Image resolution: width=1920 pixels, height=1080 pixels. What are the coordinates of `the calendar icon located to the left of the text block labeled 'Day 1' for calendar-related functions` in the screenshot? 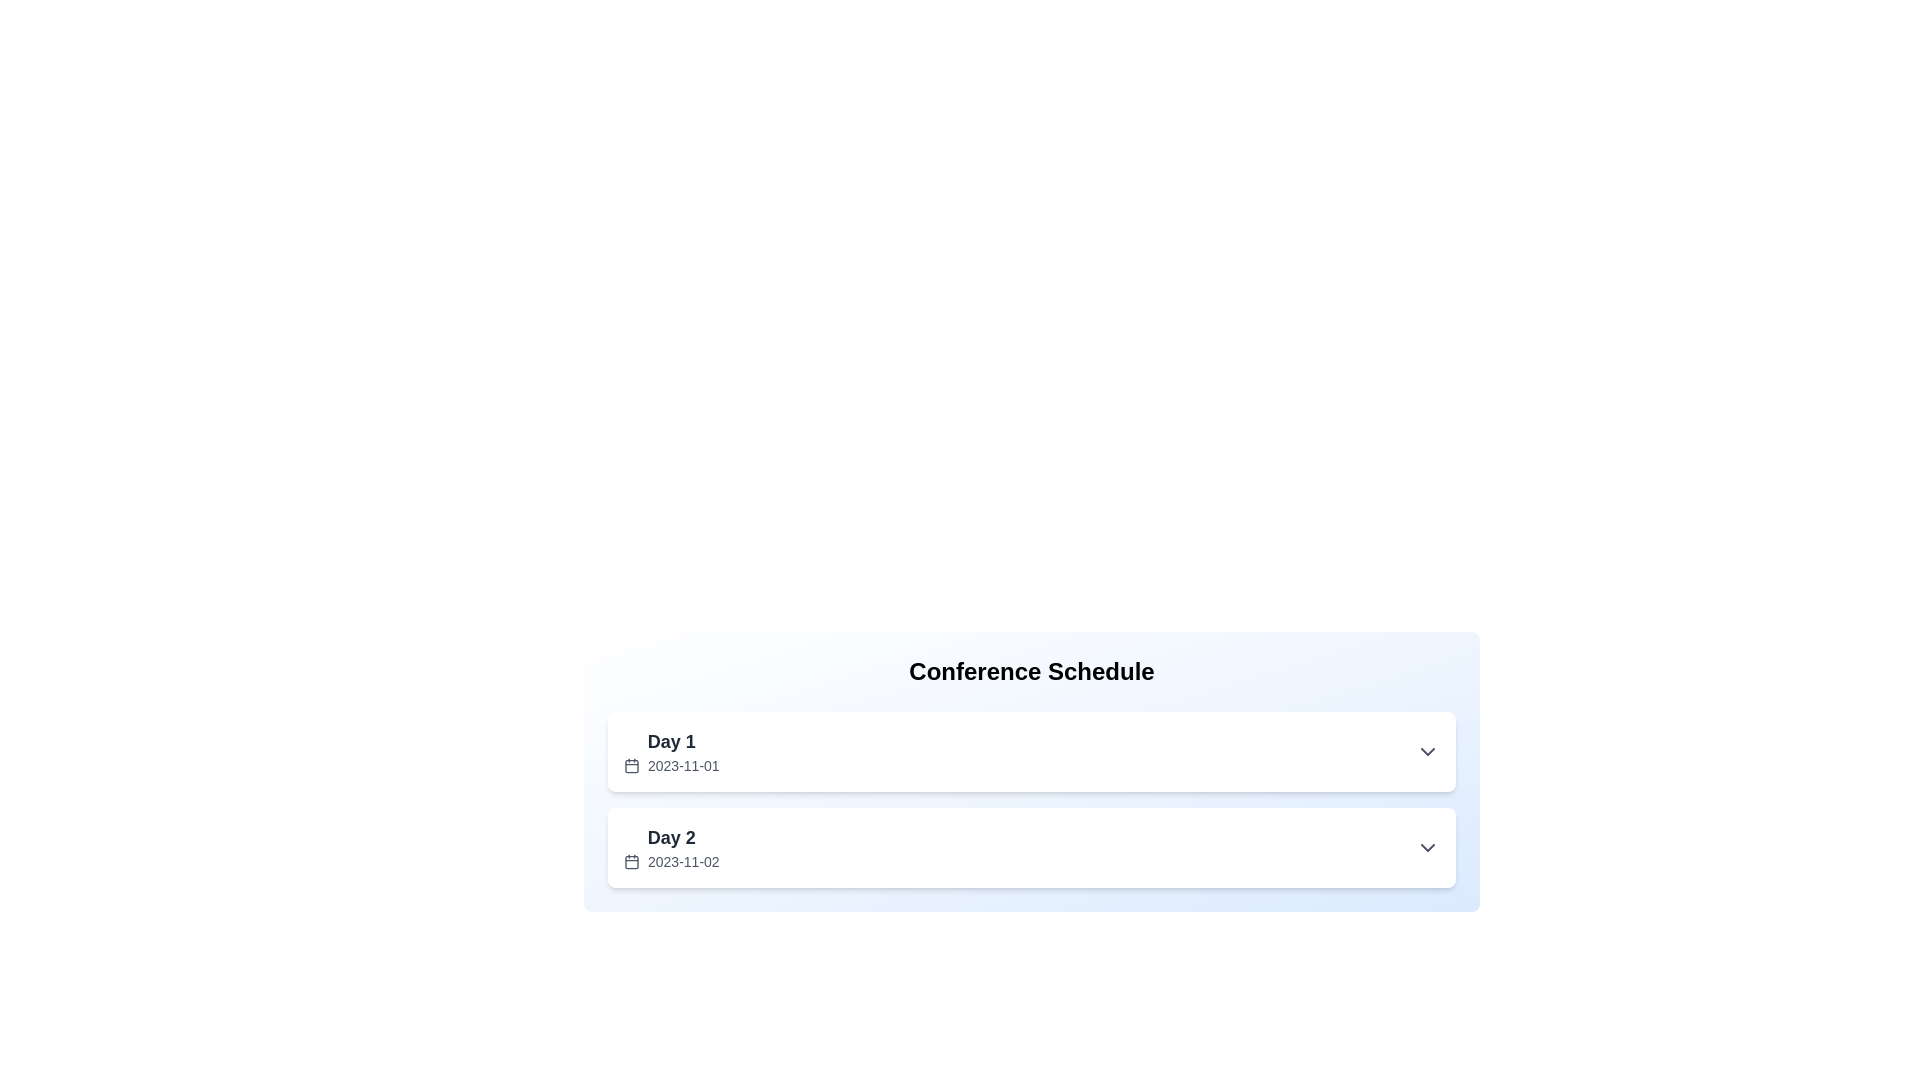 It's located at (671, 752).